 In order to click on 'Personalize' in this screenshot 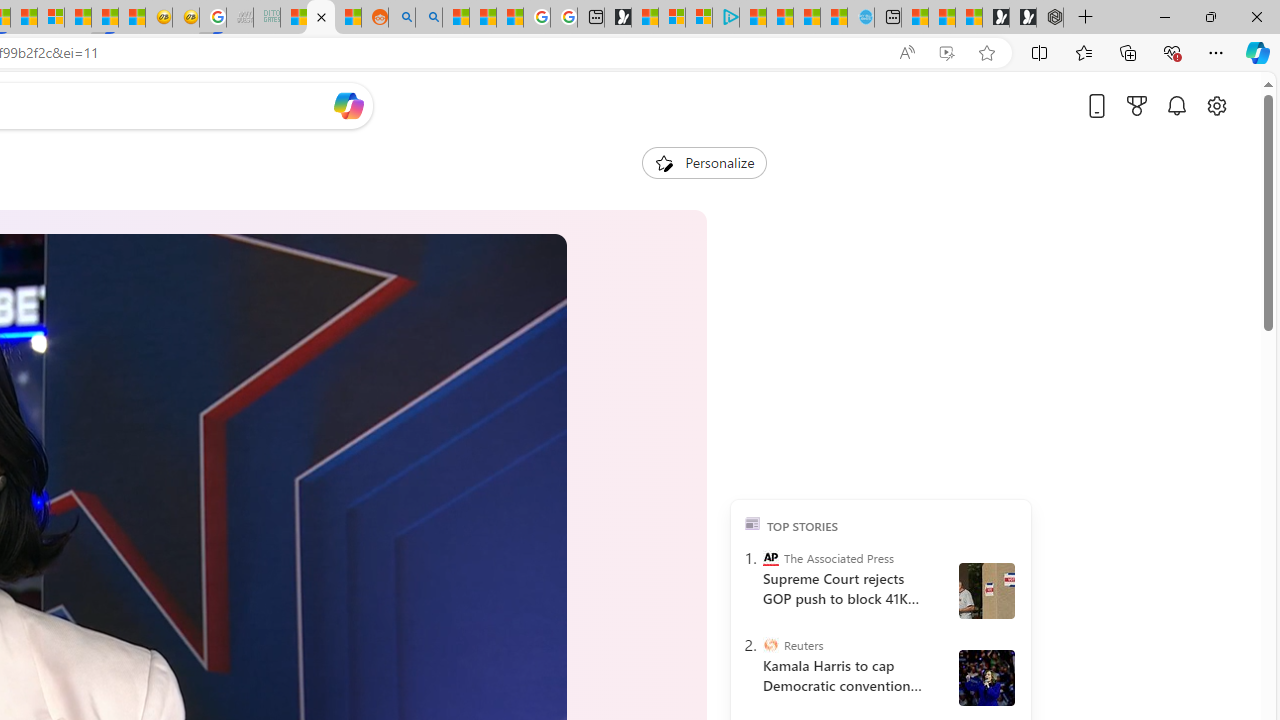, I will do `click(704, 162)`.